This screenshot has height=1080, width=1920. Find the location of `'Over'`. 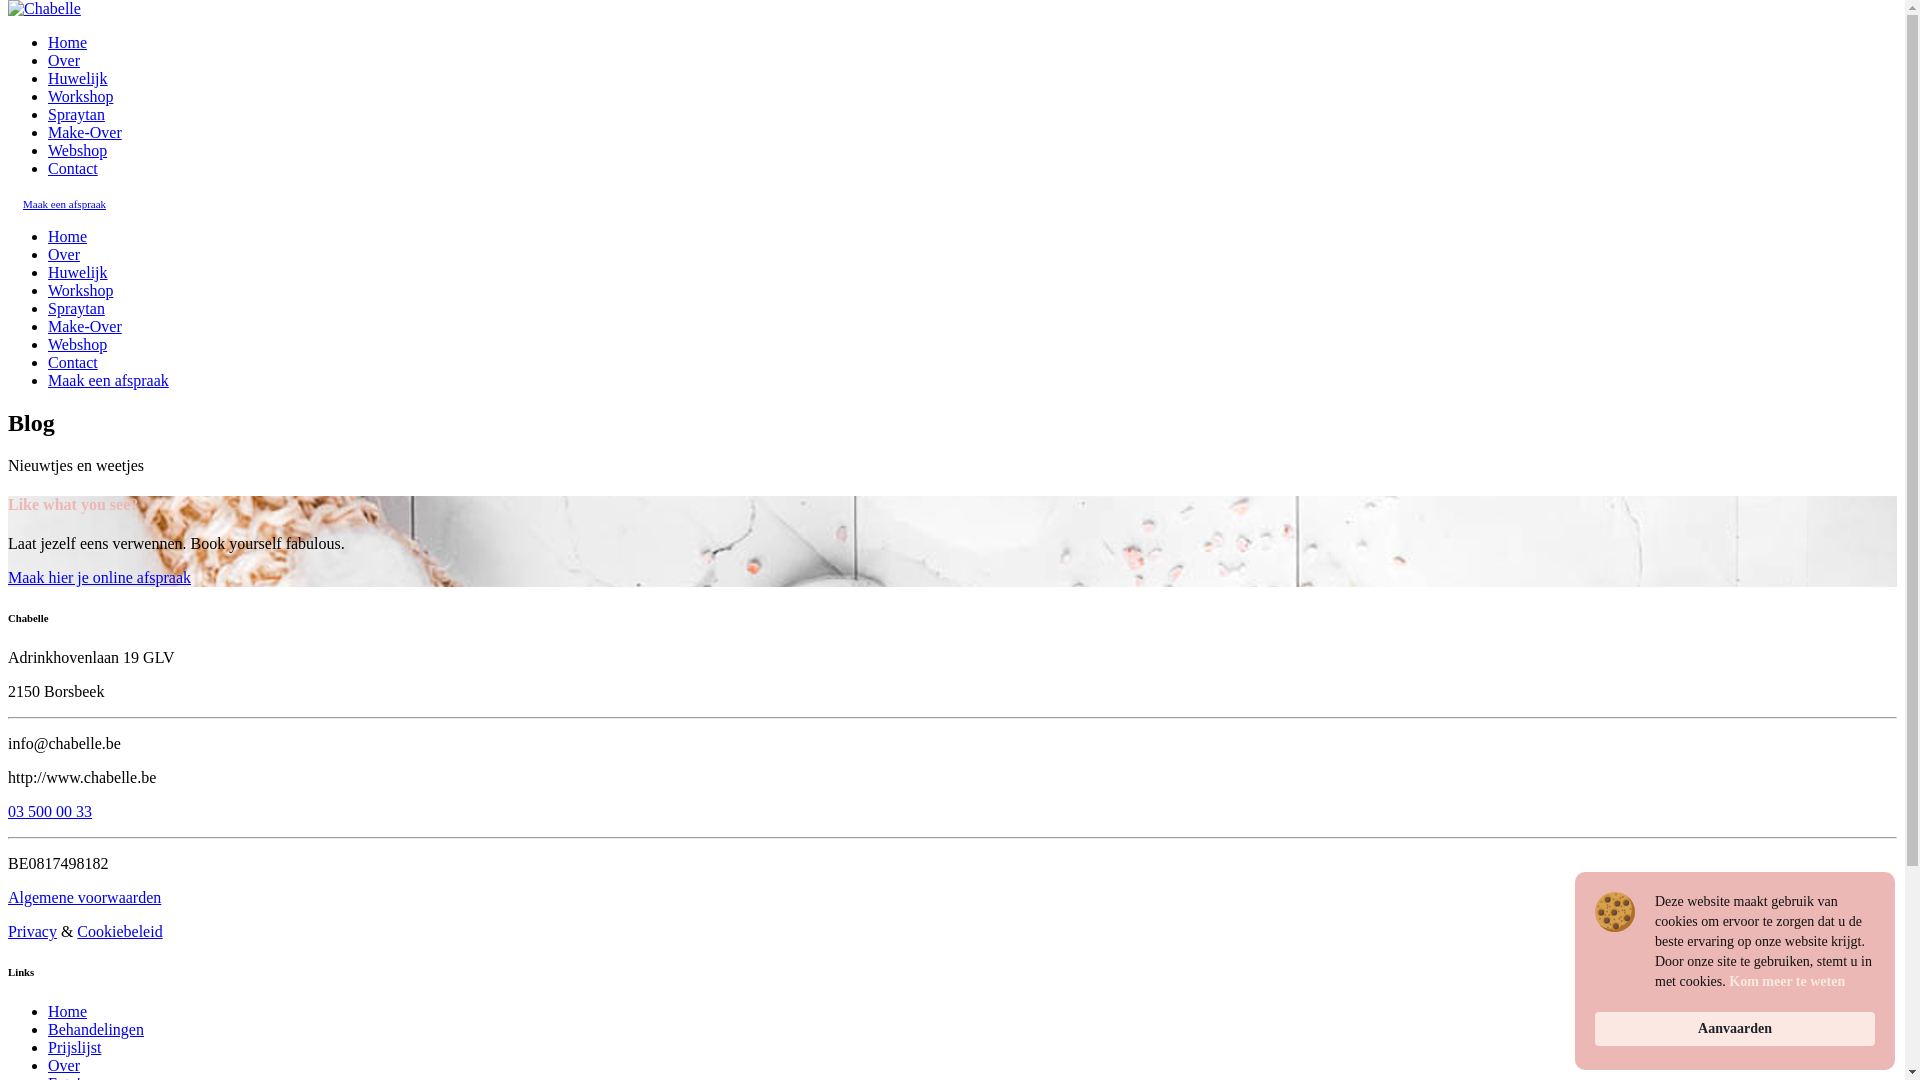

'Over' is located at coordinates (63, 59).